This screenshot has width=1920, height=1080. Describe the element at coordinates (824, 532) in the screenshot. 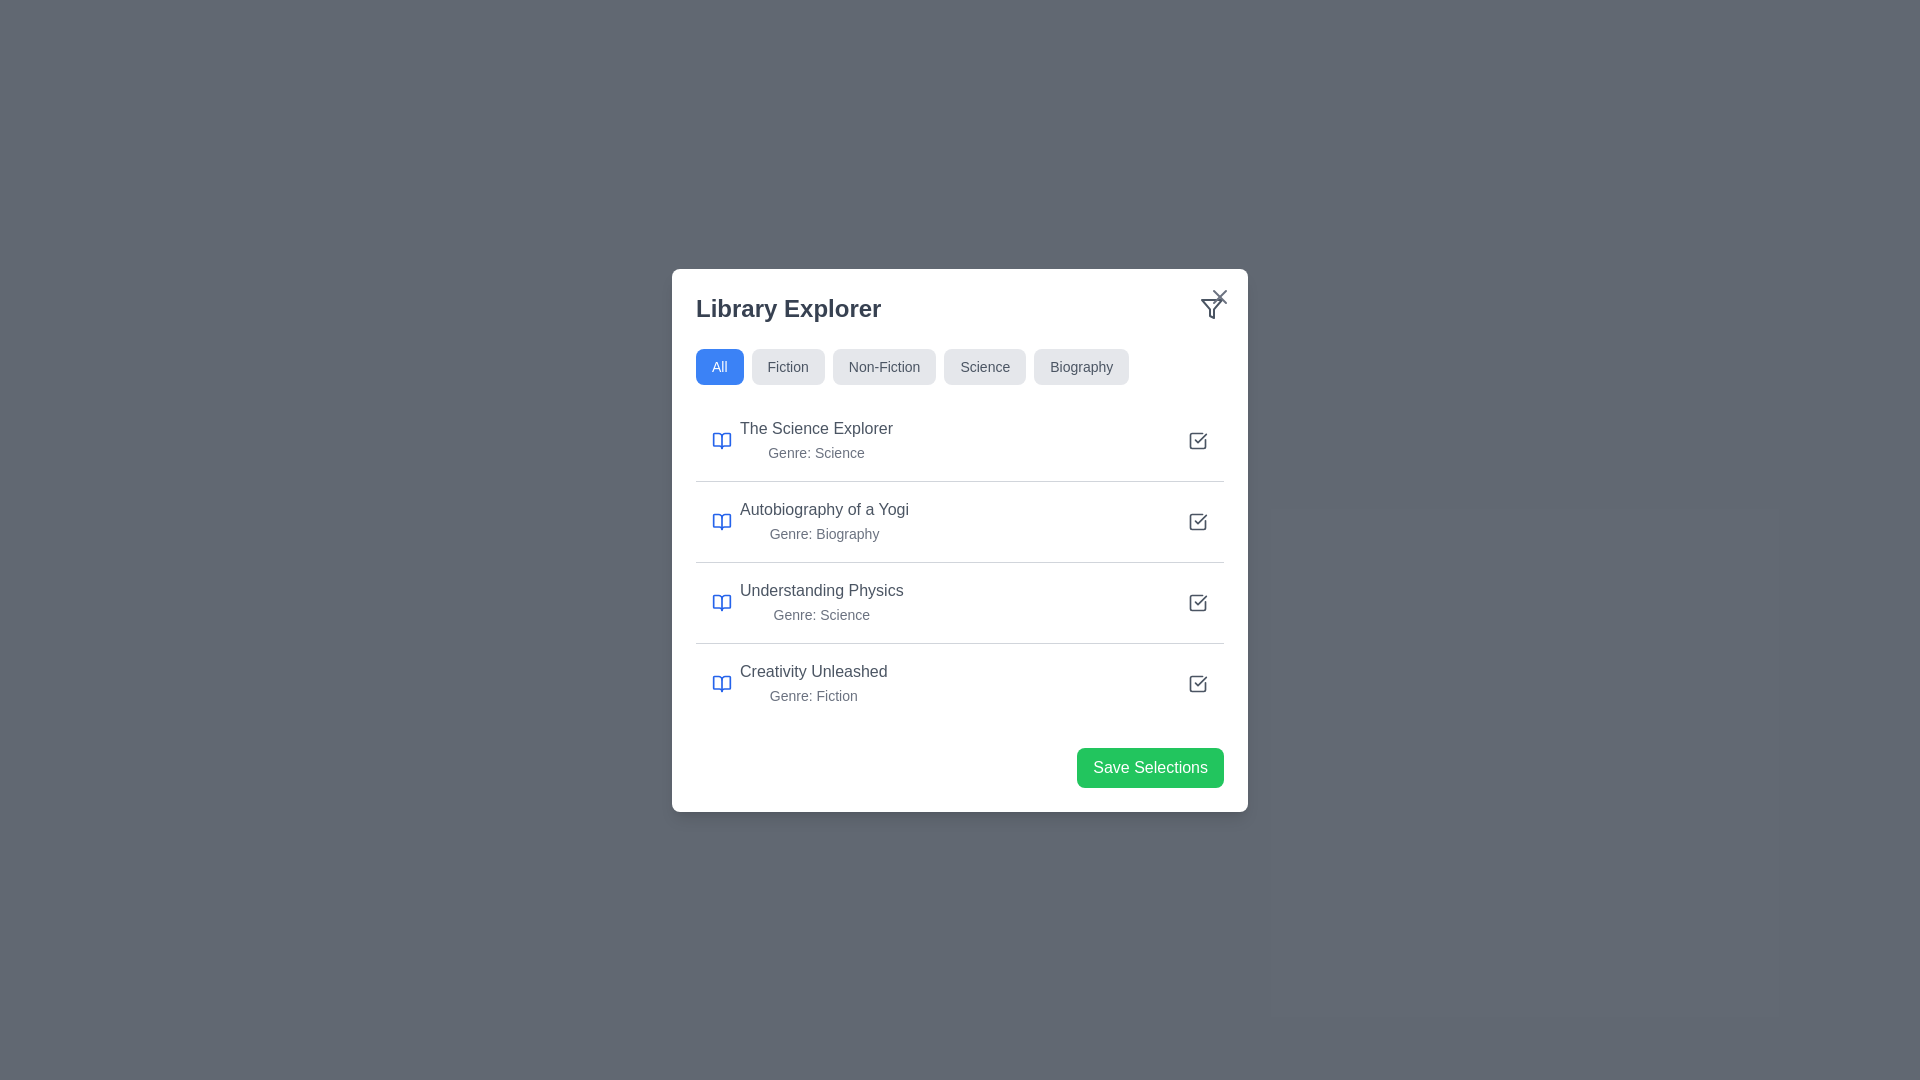

I see `the gray-colored textual label stating 'Genre: Biography' located below the title 'Autobiography of a Yogi' in the 'Library Explorer' panel` at that location.